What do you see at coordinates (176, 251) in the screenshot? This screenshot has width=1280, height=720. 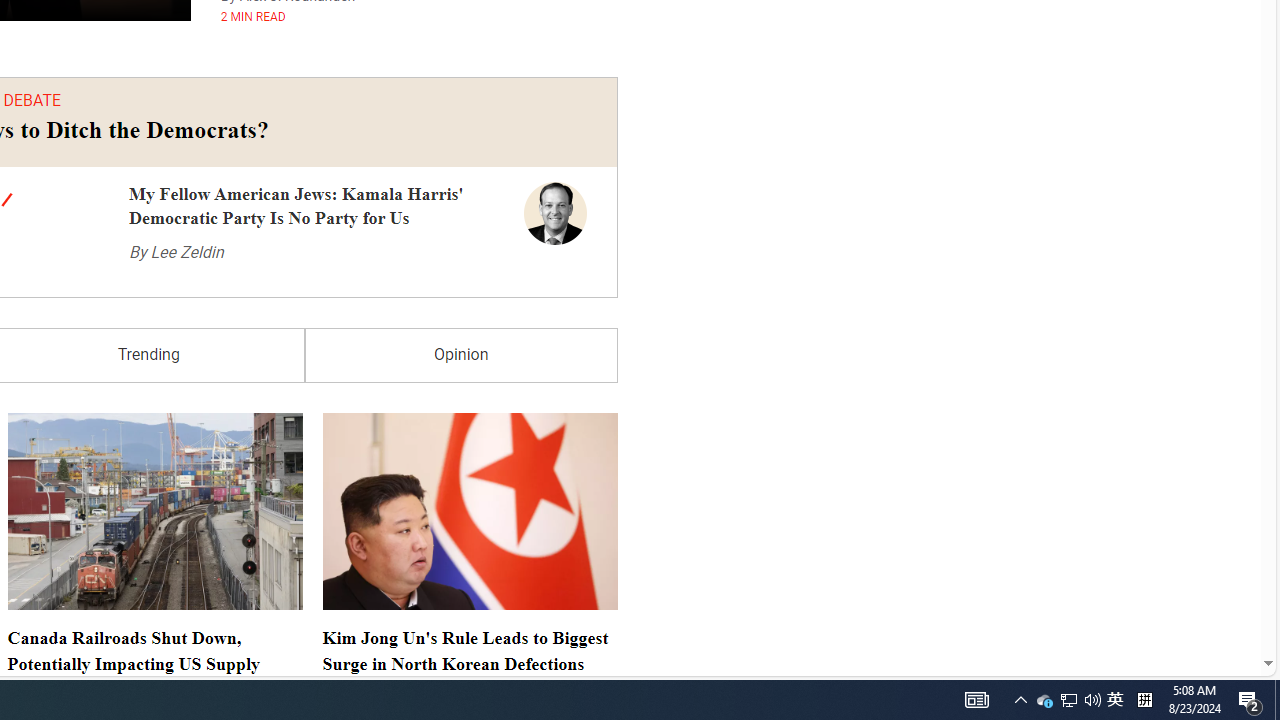 I see `'By Lee Zeldin'` at bounding box center [176, 251].